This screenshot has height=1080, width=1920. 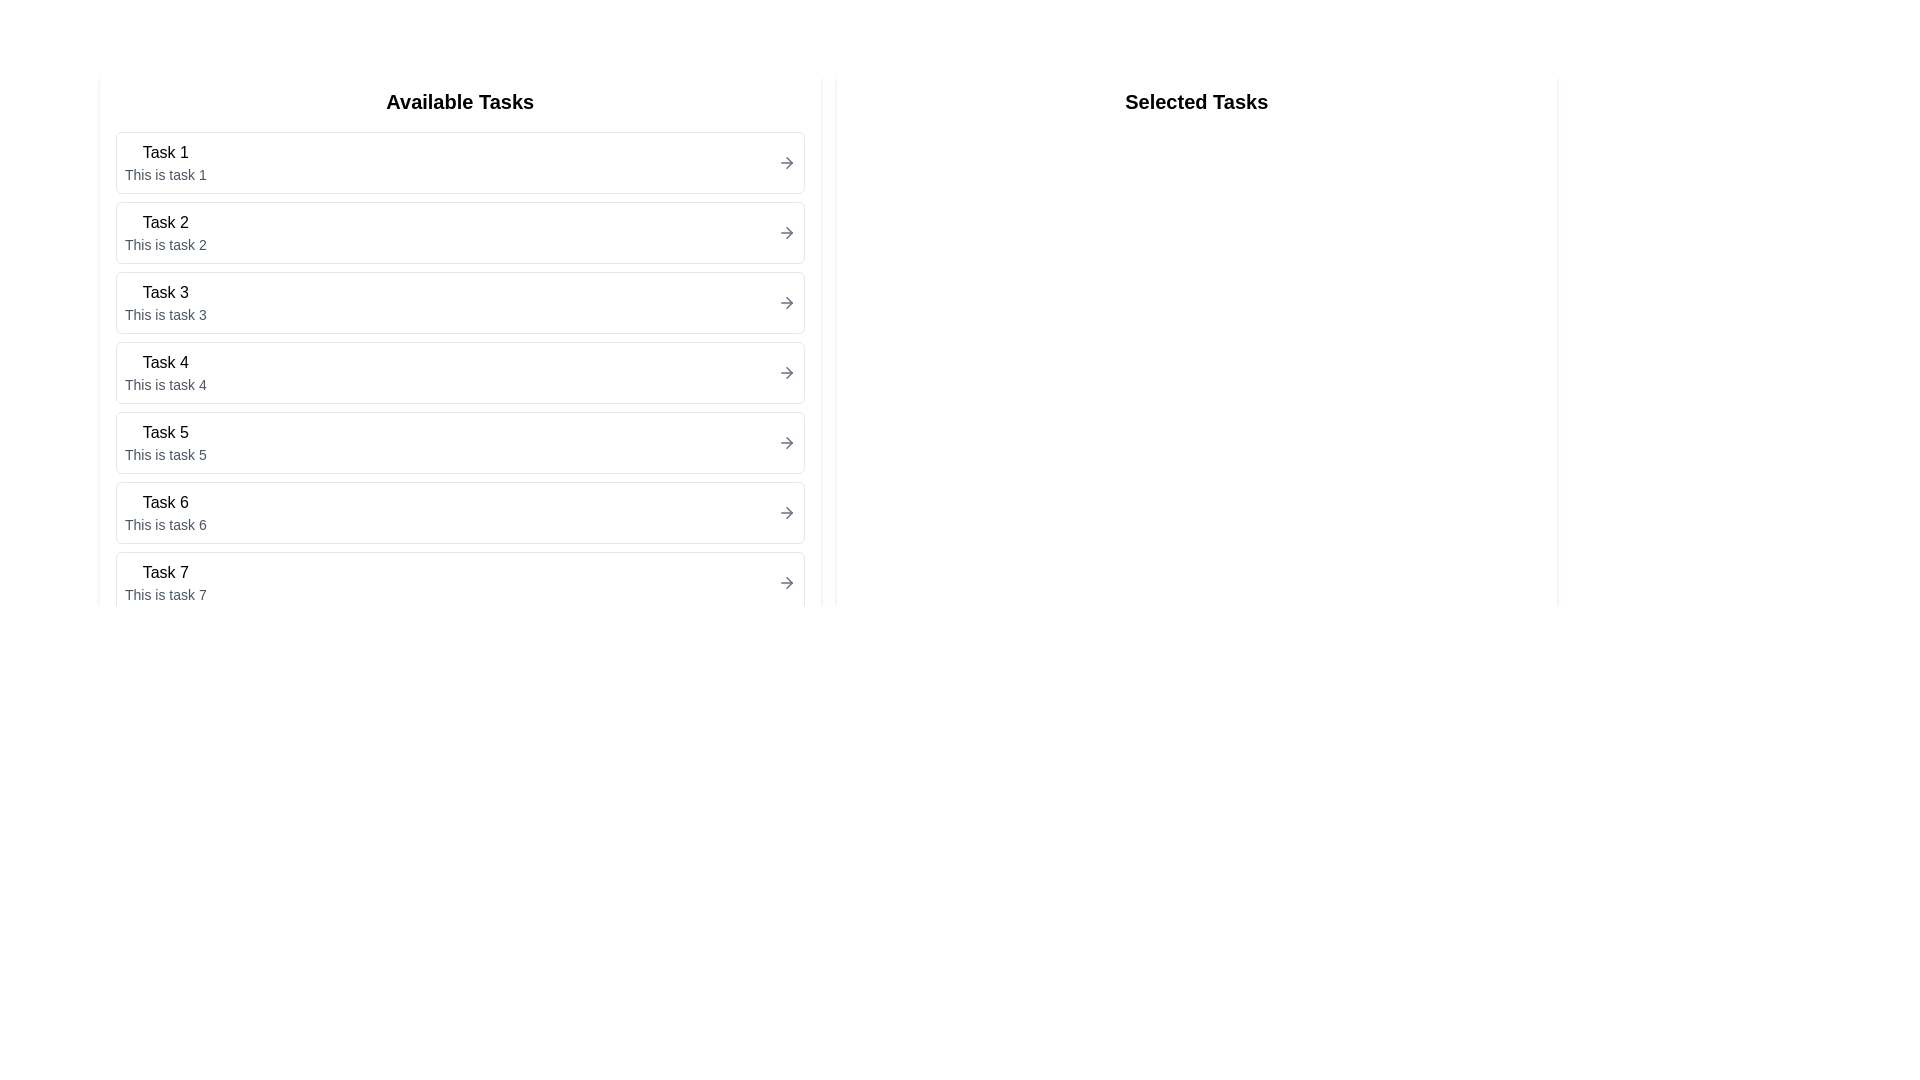 What do you see at coordinates (459, 303) in the screenshot?
I see `the third Interactive Card` at bounding box center [459, 303].